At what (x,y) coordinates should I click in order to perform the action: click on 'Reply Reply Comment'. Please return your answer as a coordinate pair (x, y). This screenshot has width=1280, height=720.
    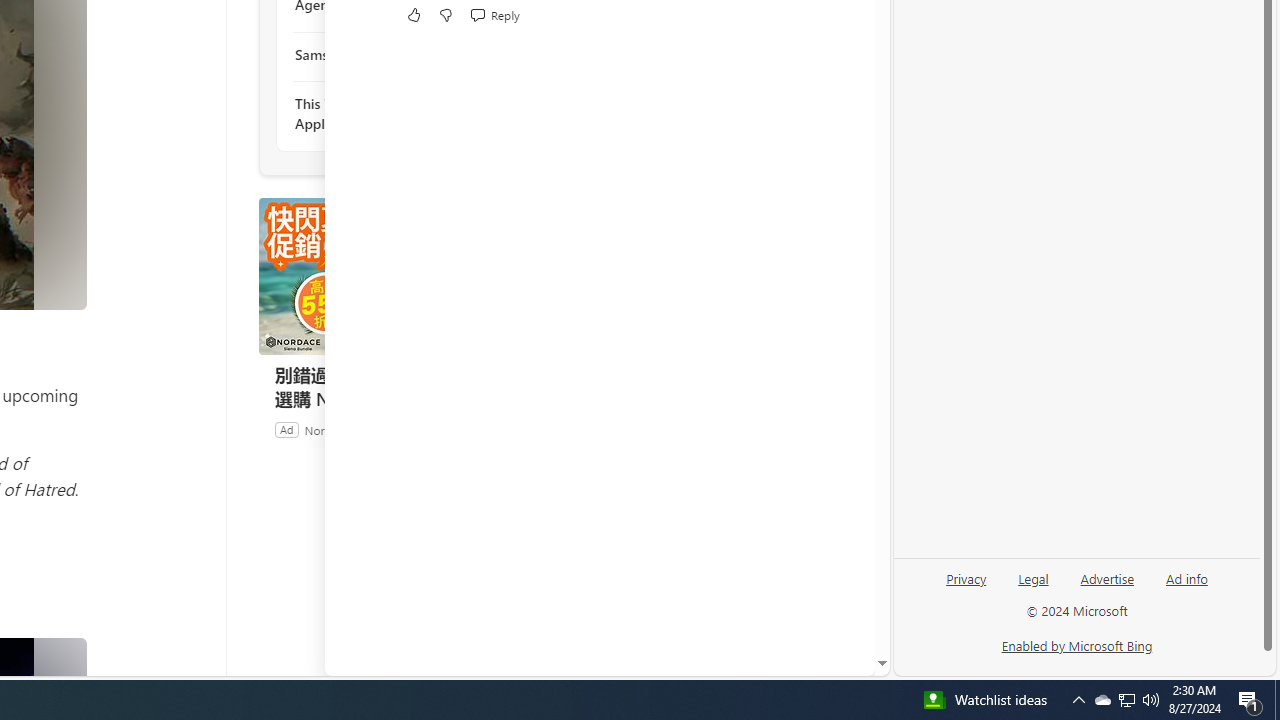
    Looking at the image, I should click on (494, 15).